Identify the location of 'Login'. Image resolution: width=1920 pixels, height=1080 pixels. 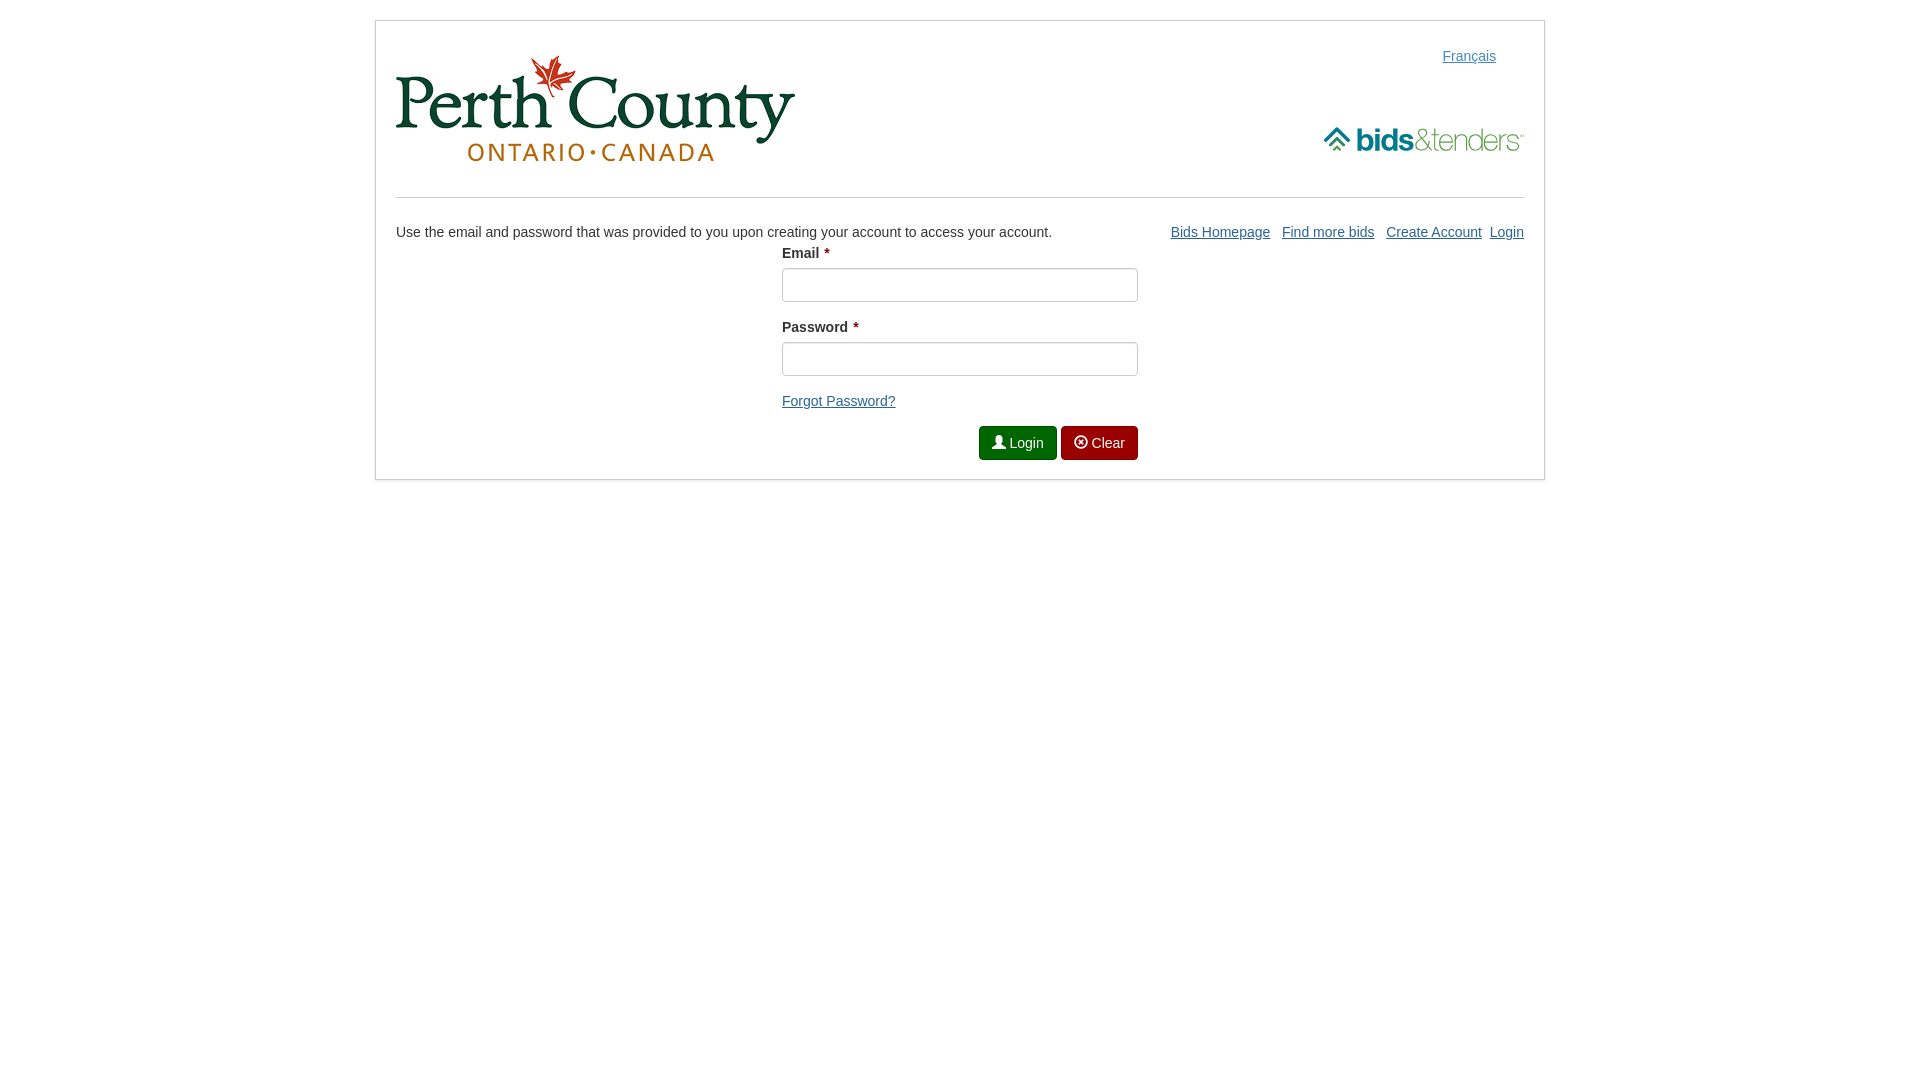
(1489, 230).